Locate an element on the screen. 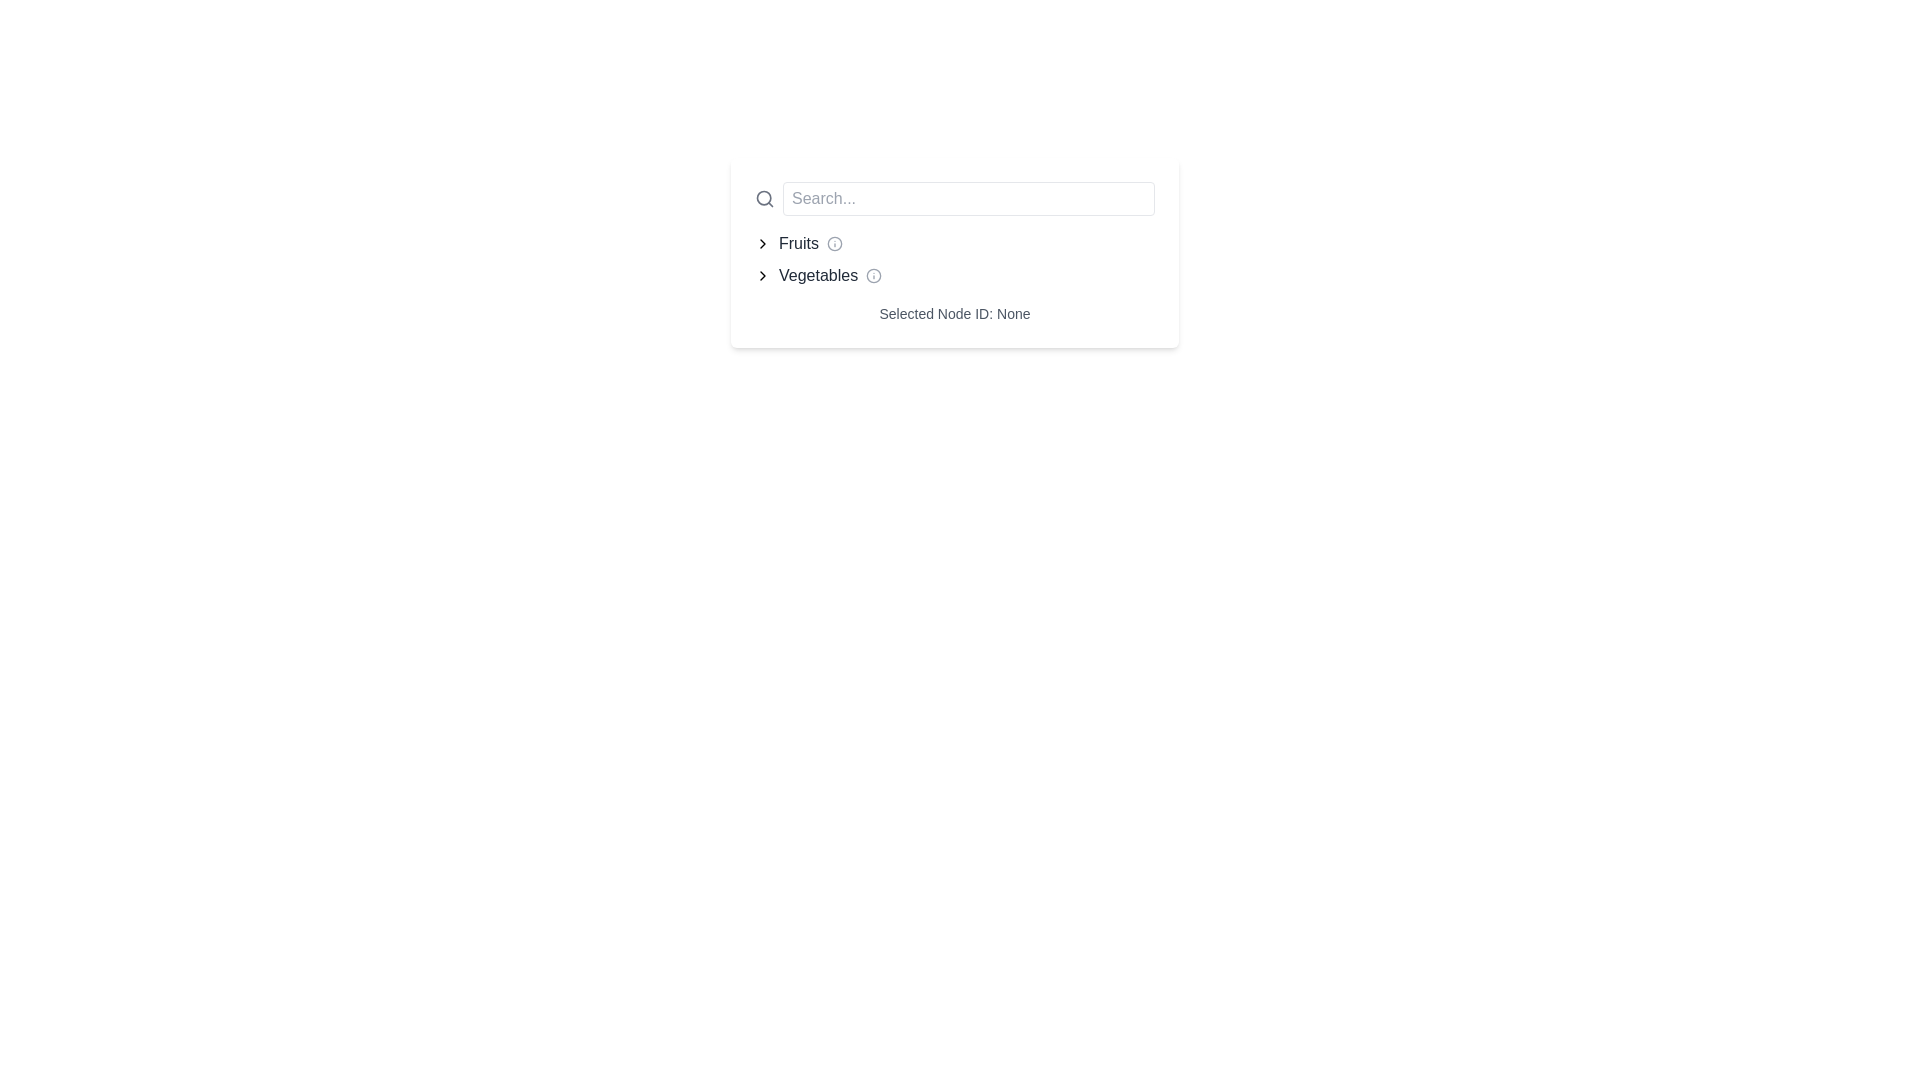 The width and height of the screenshot is (1920, 1080). the informational indicator icon located to the right of the text 'Vegetables' is located at coordinates (874, 276).